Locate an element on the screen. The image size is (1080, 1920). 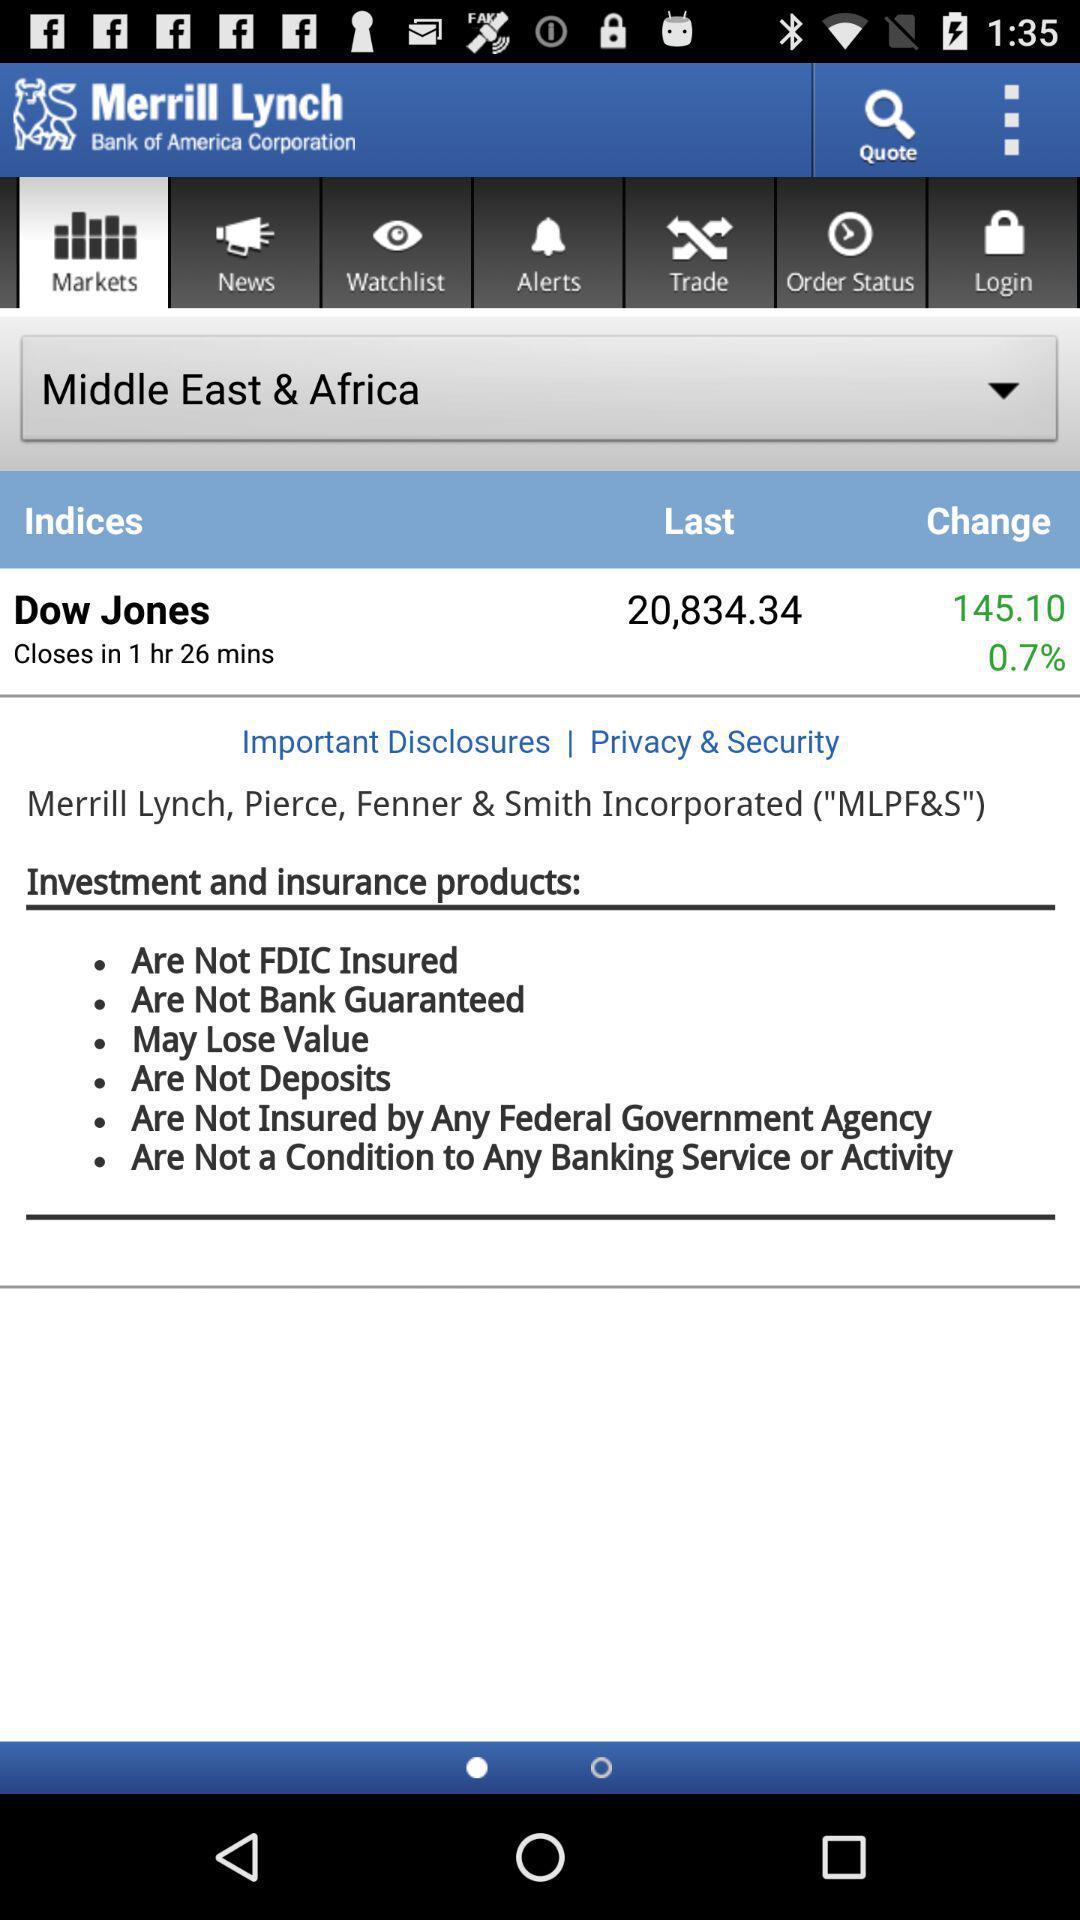
the visibility icon is located at coordinates (396, 258).